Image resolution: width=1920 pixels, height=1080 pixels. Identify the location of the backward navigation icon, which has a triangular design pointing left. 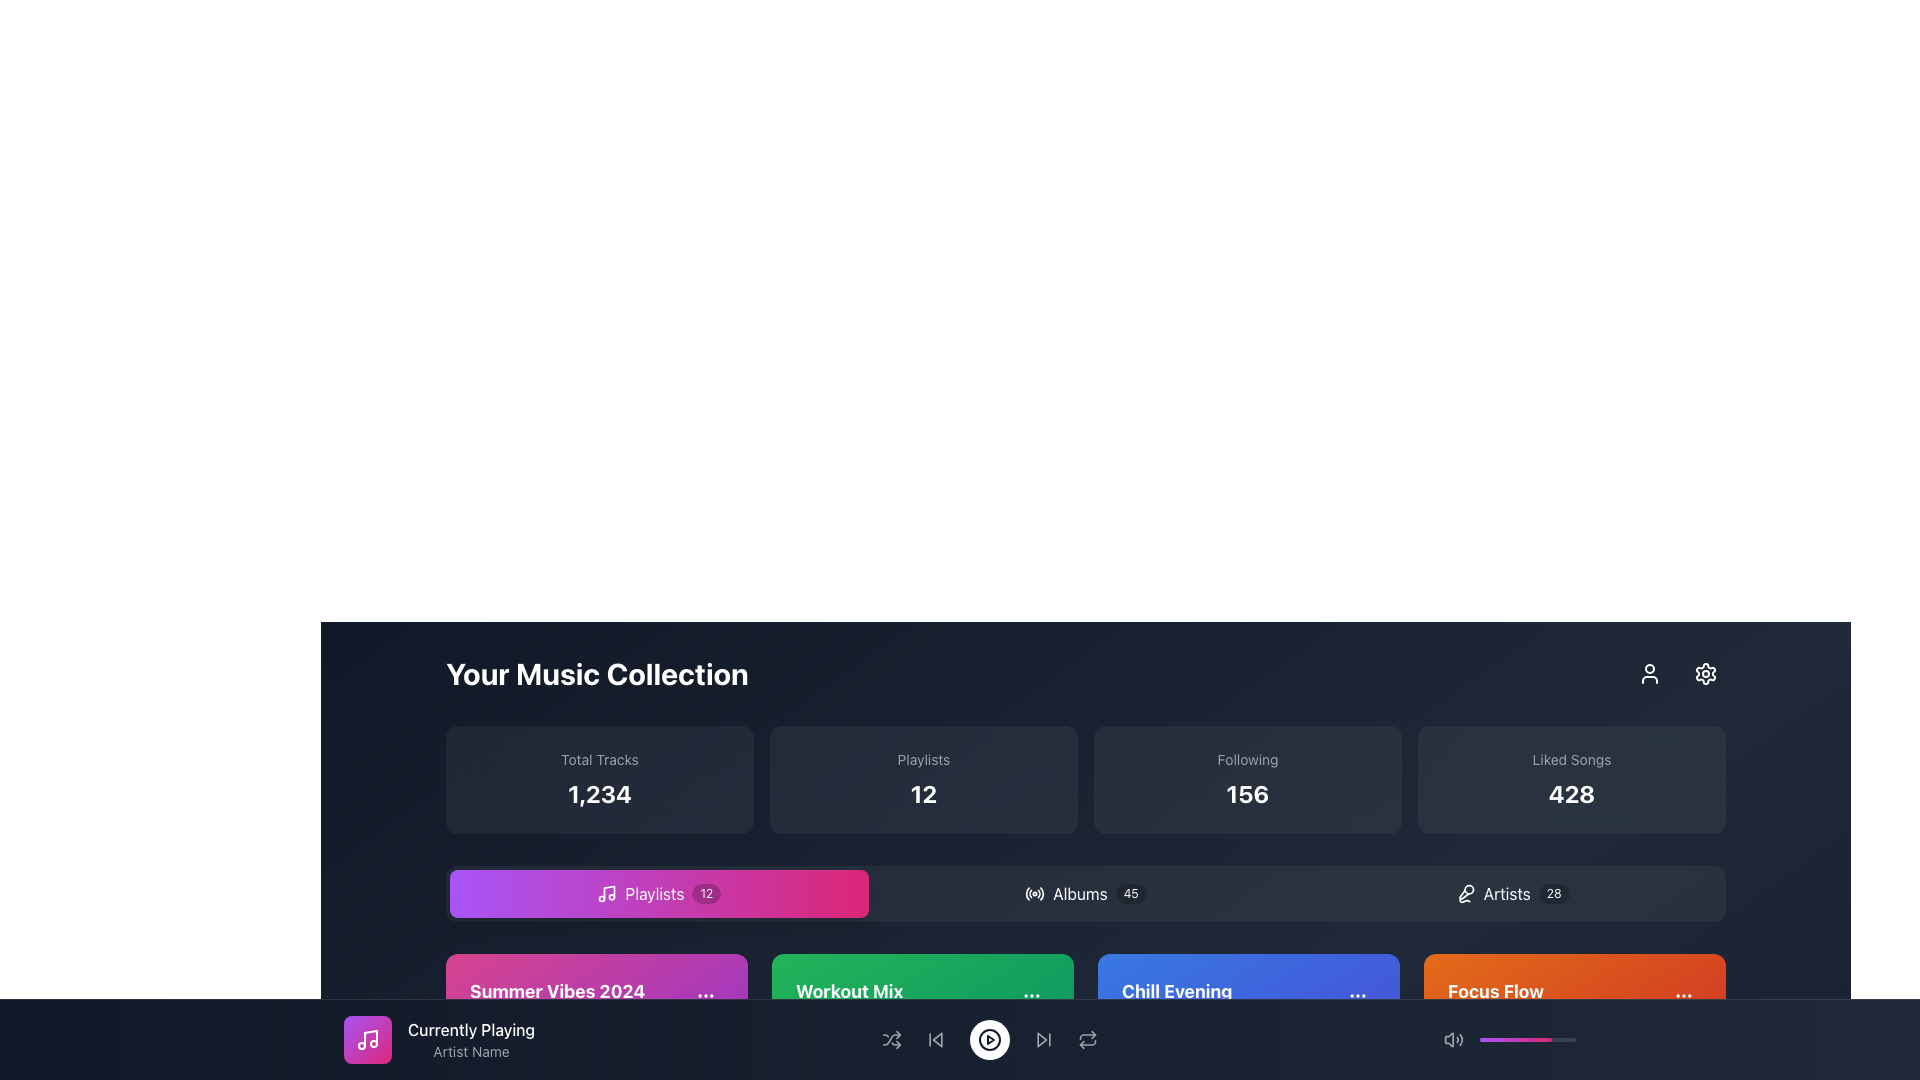
(936, 1039).